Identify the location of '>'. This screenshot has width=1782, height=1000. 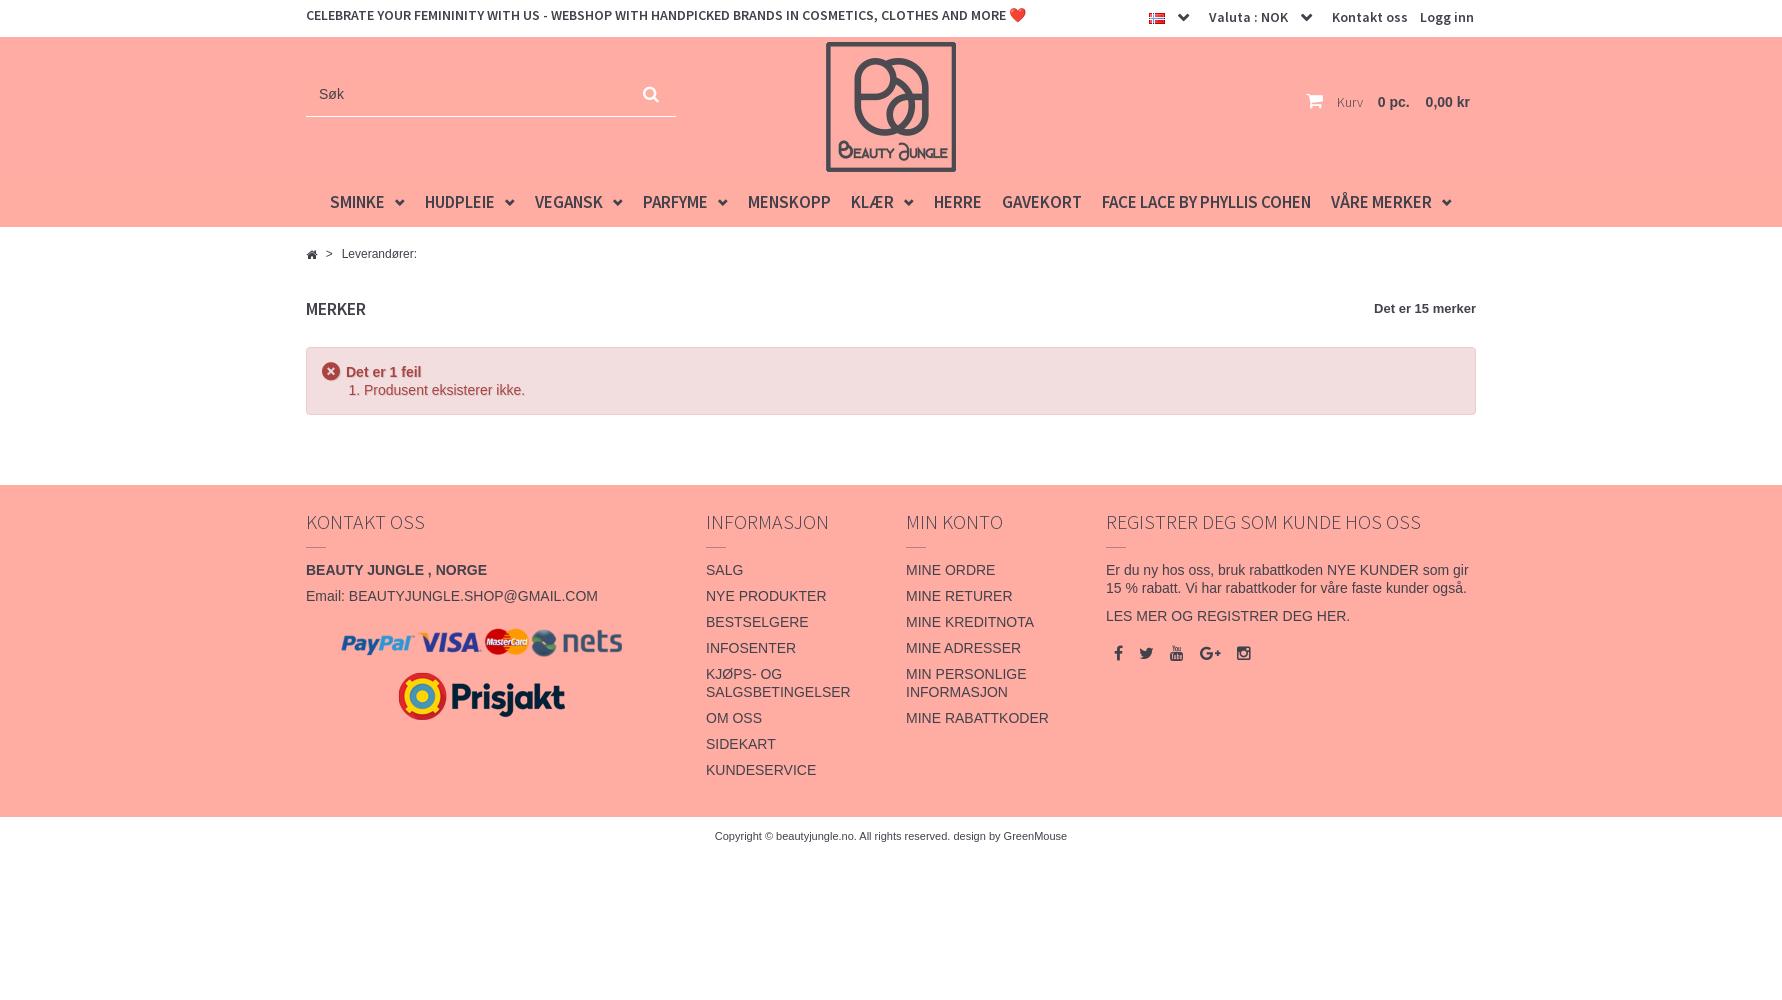
(327, 254).